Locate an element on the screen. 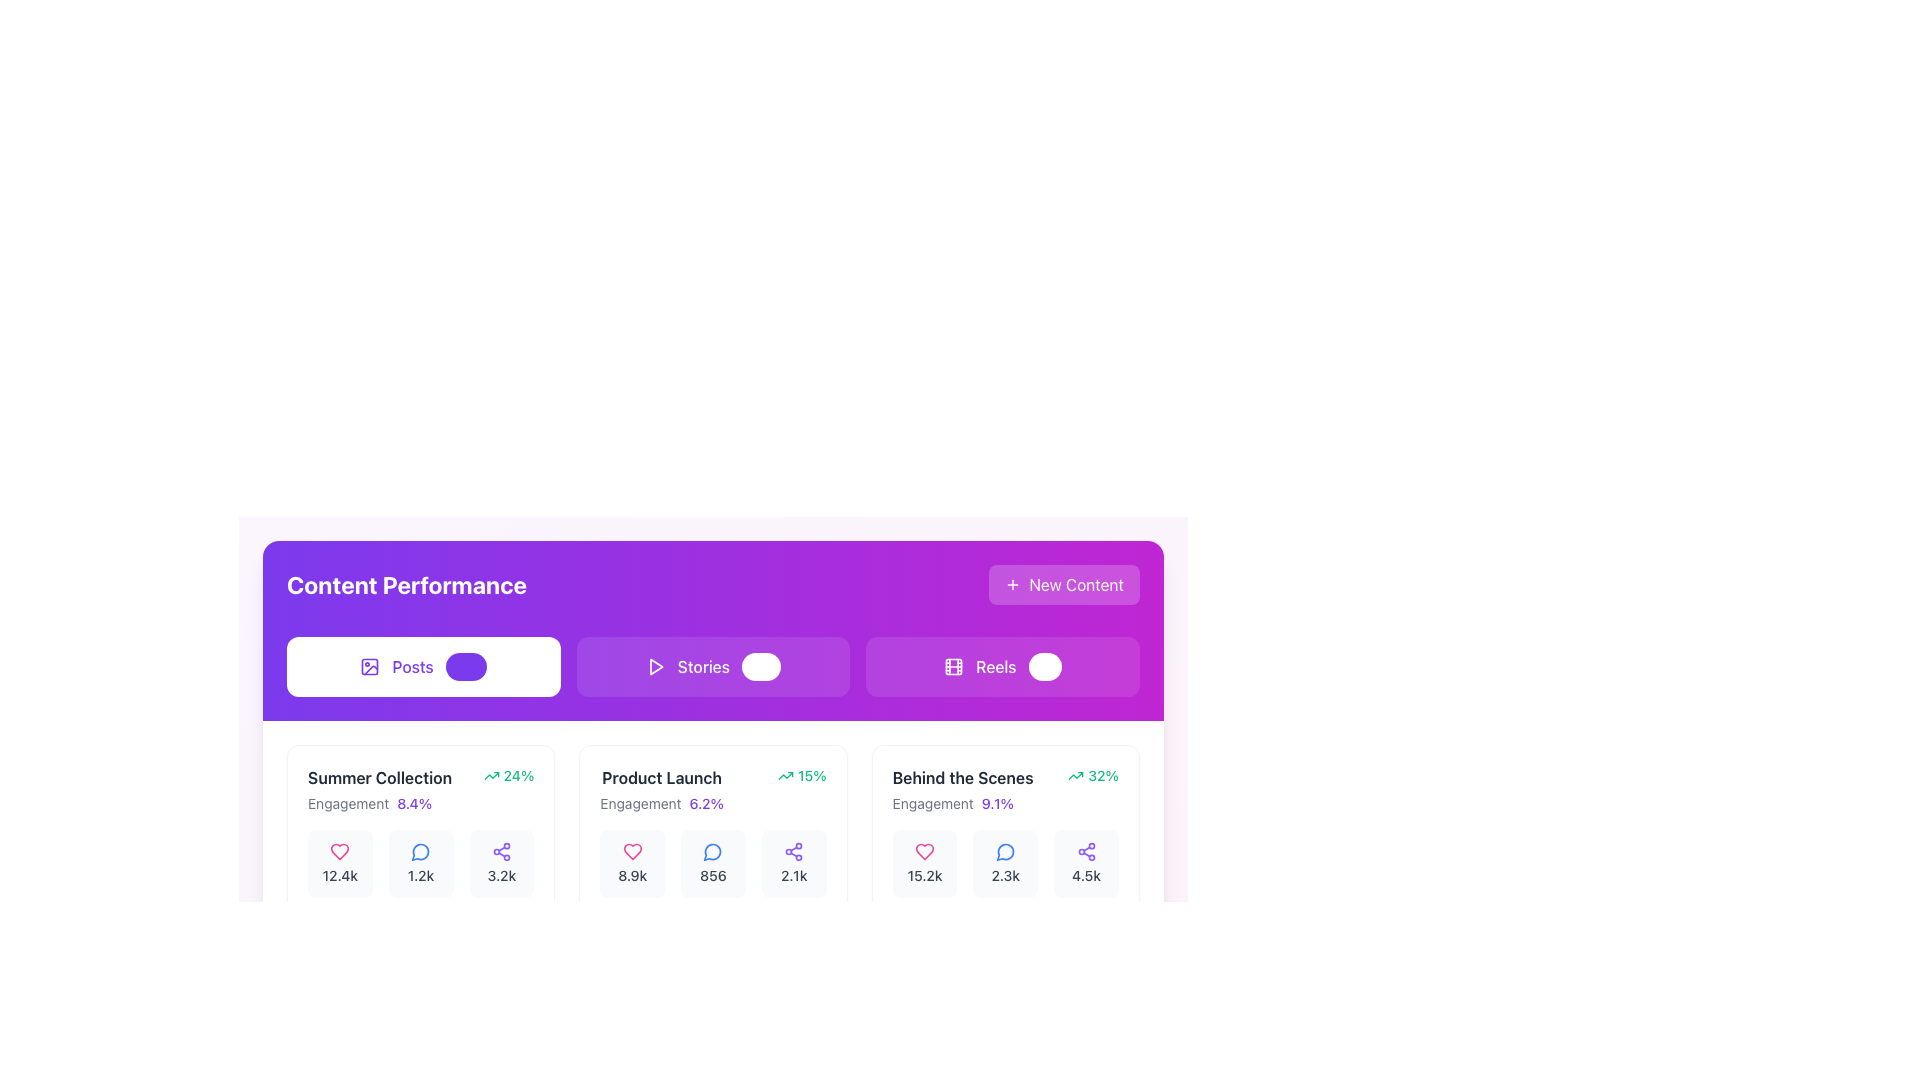 The height and width of the screenshot is (1080, 1920). the text label that displays 'Product Launch' and 'Engagement 6.2%' within the middle card beneath the 'Content Performance' header is located at coordinates (662, 789).